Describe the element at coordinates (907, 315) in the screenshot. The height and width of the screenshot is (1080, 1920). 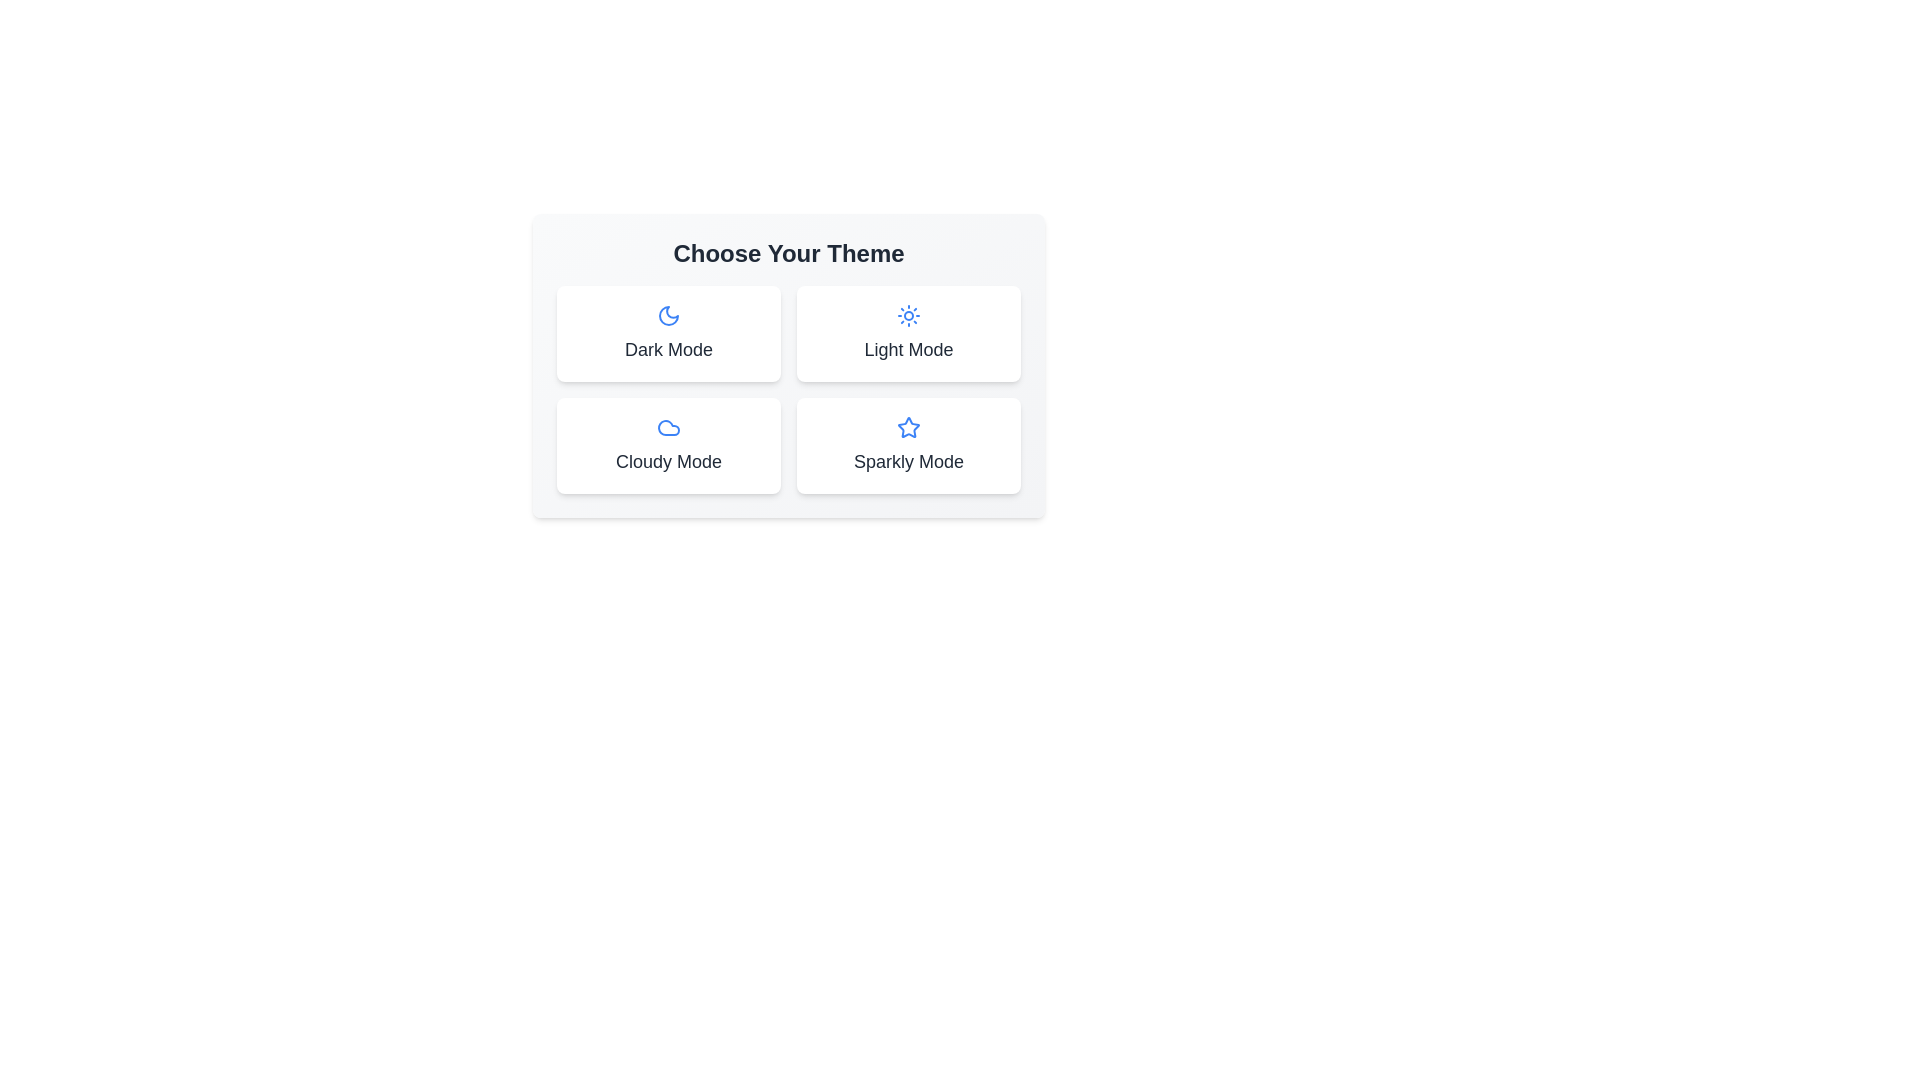
I see `the Decorative Icon for the 'Light Mode' option, which is located above its text label in the card at the top-right position of the 'Choose Your Theme' grid` at that location.